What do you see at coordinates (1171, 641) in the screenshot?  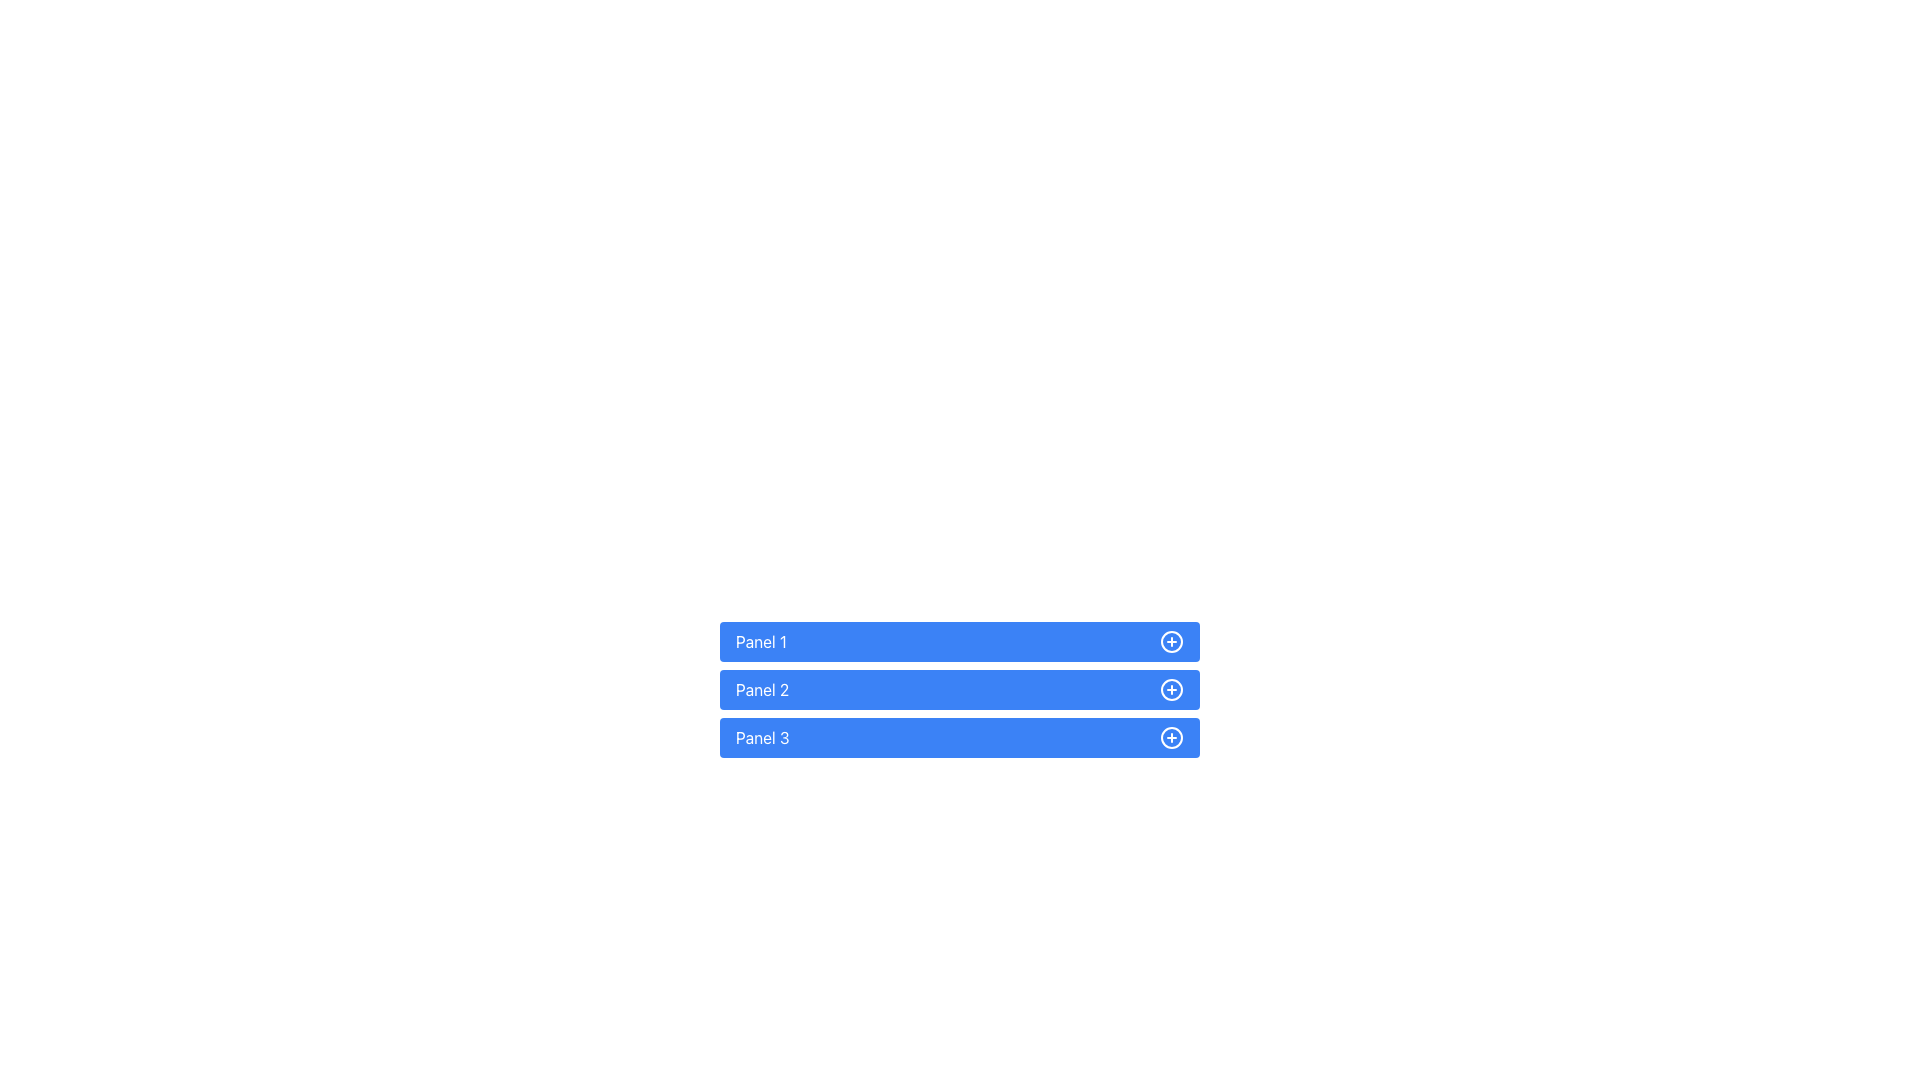 I see `the 'plus' icon enclosed within a circle located at the far-right edge of 'Panel 1'` at bounding box center [1171, 641].